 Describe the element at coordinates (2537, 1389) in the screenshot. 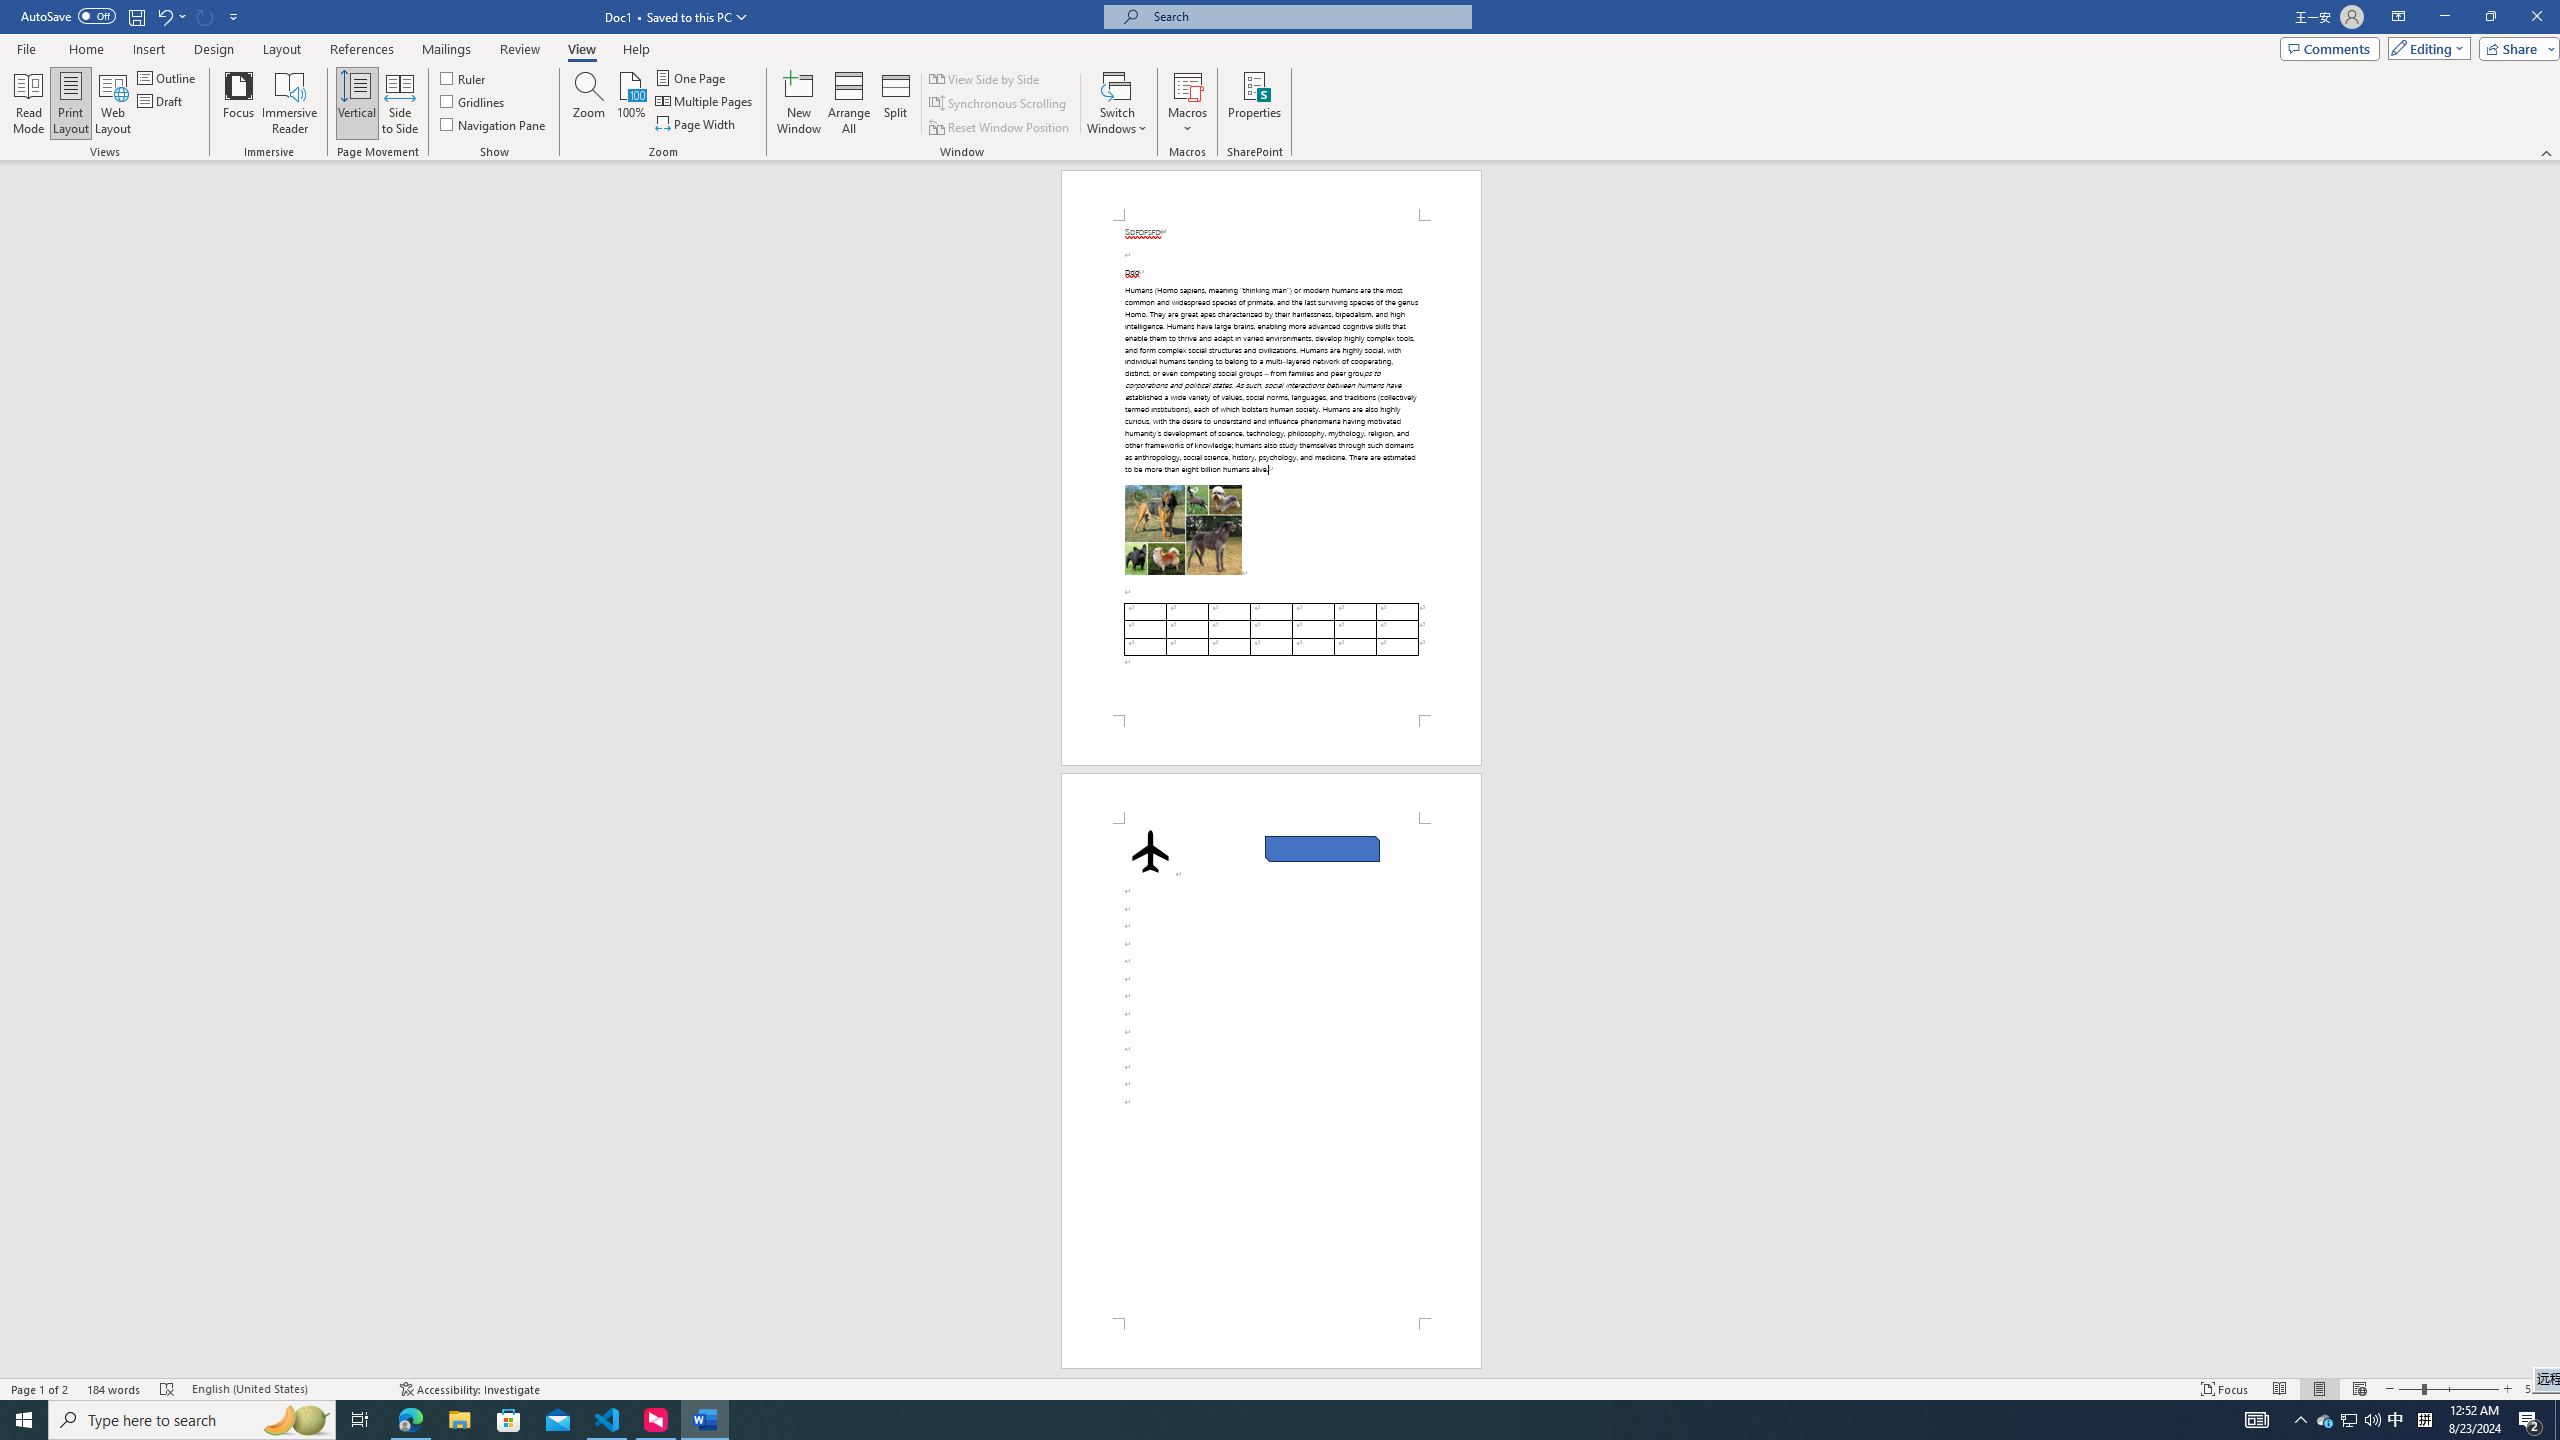

I see `'Zoom 53%'` at that location.